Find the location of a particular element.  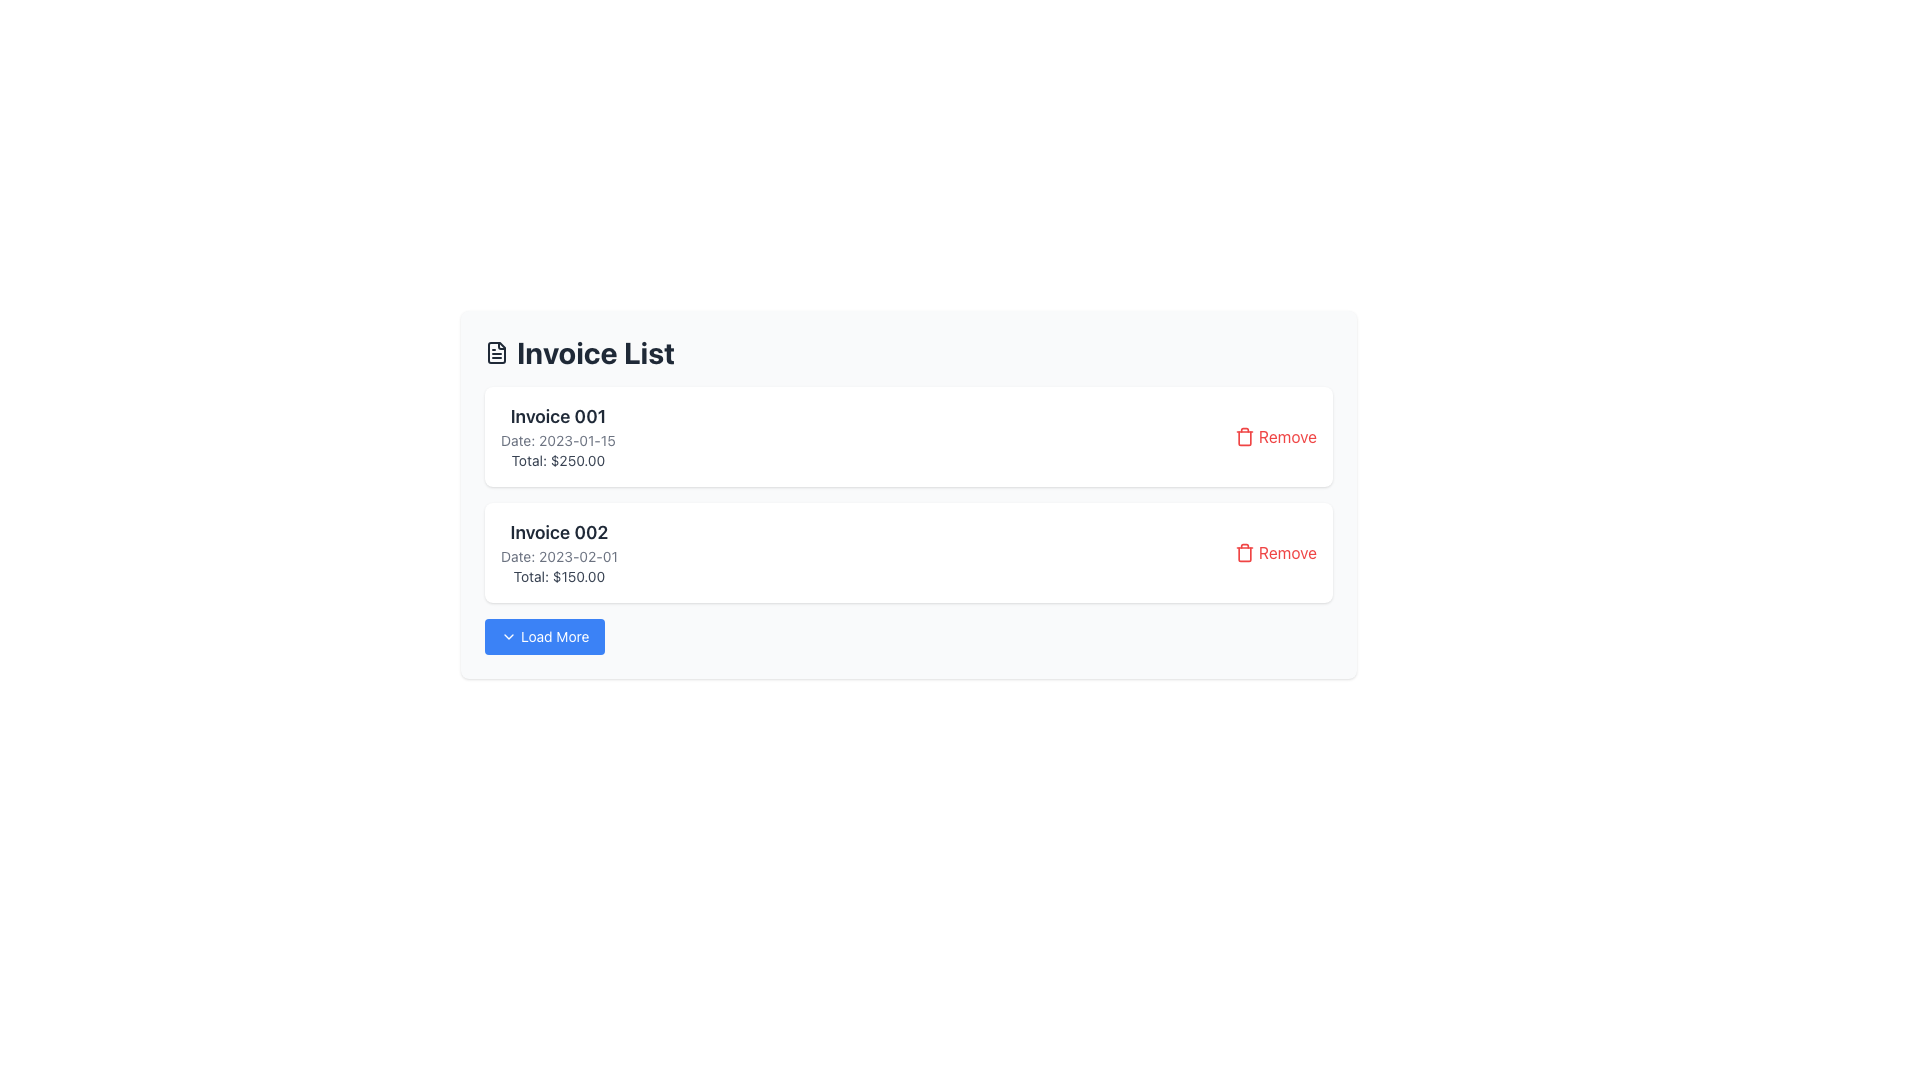

the icon located to the right of the 'Load More' button text, which reveals more content when pressed is located at coordinates (508, 636).